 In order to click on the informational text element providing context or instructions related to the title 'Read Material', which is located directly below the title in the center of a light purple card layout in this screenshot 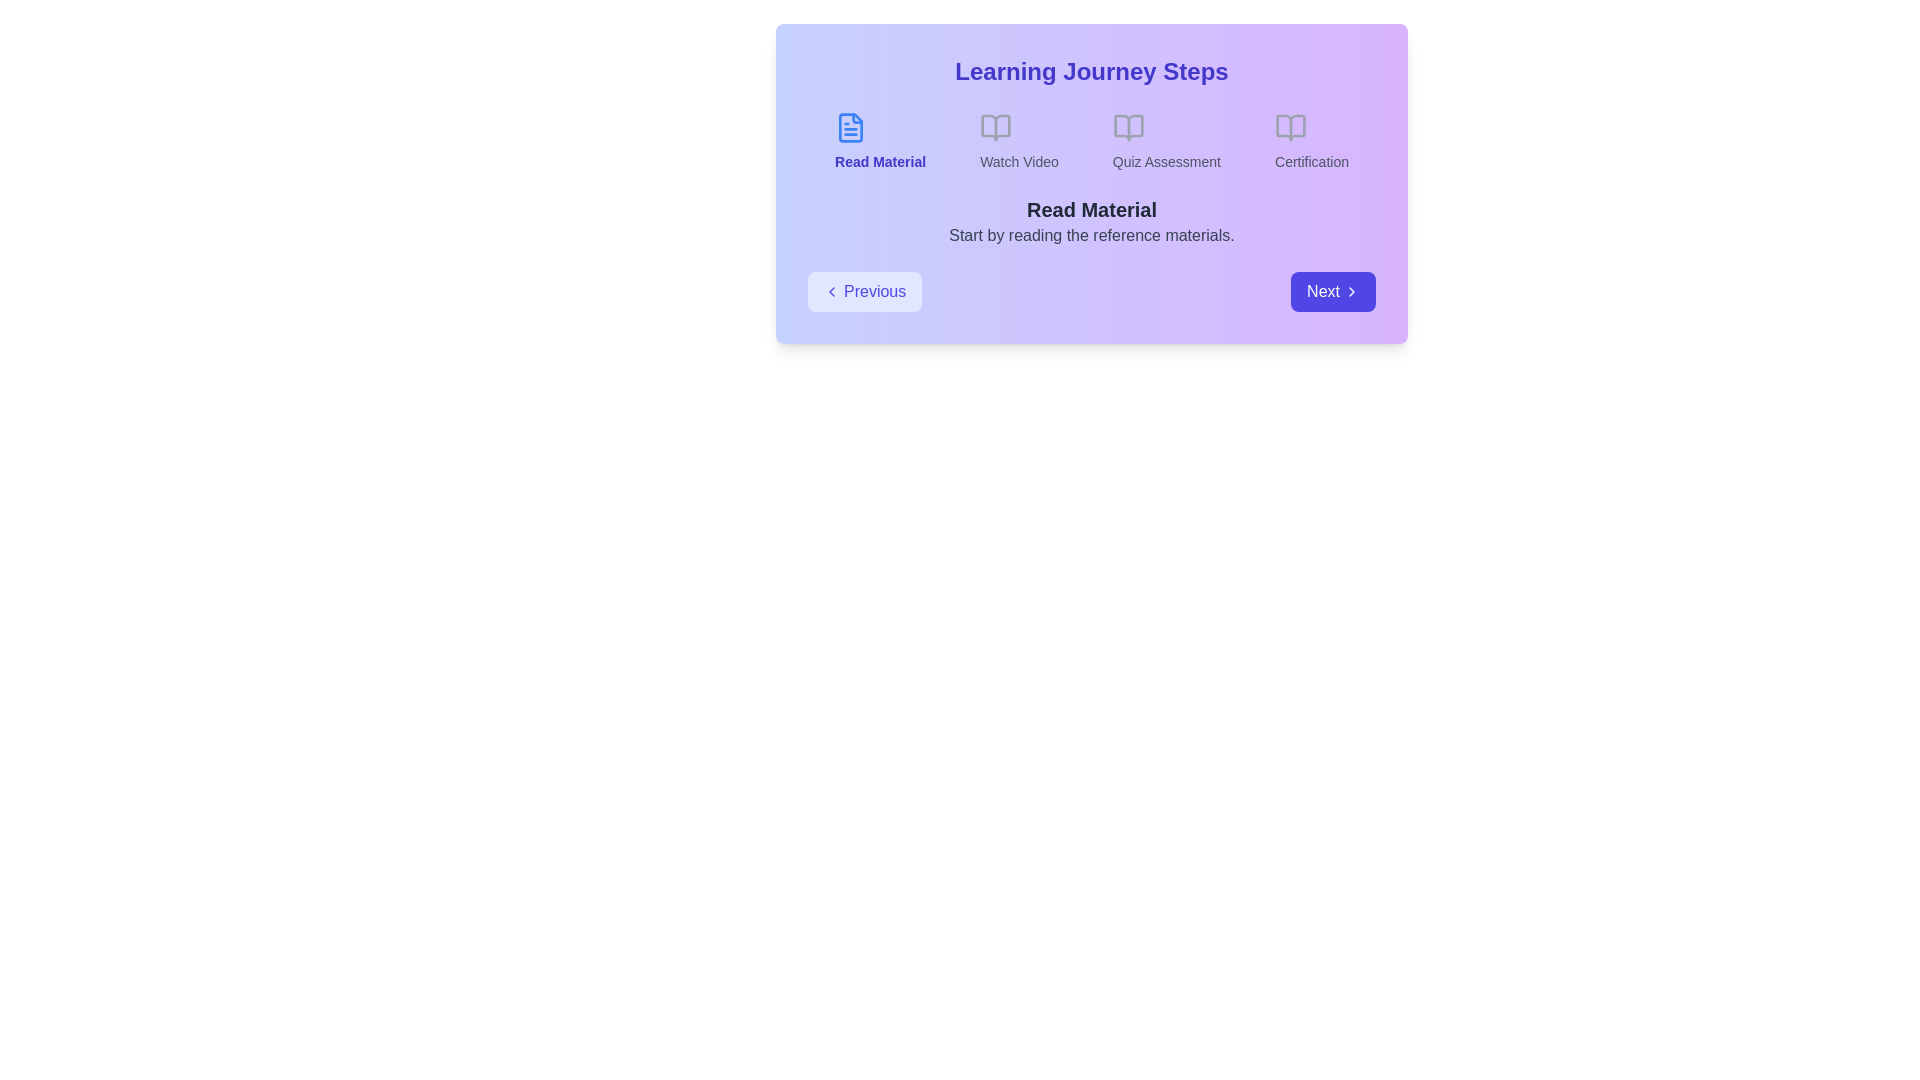, I will do `click(1090, 234)`.